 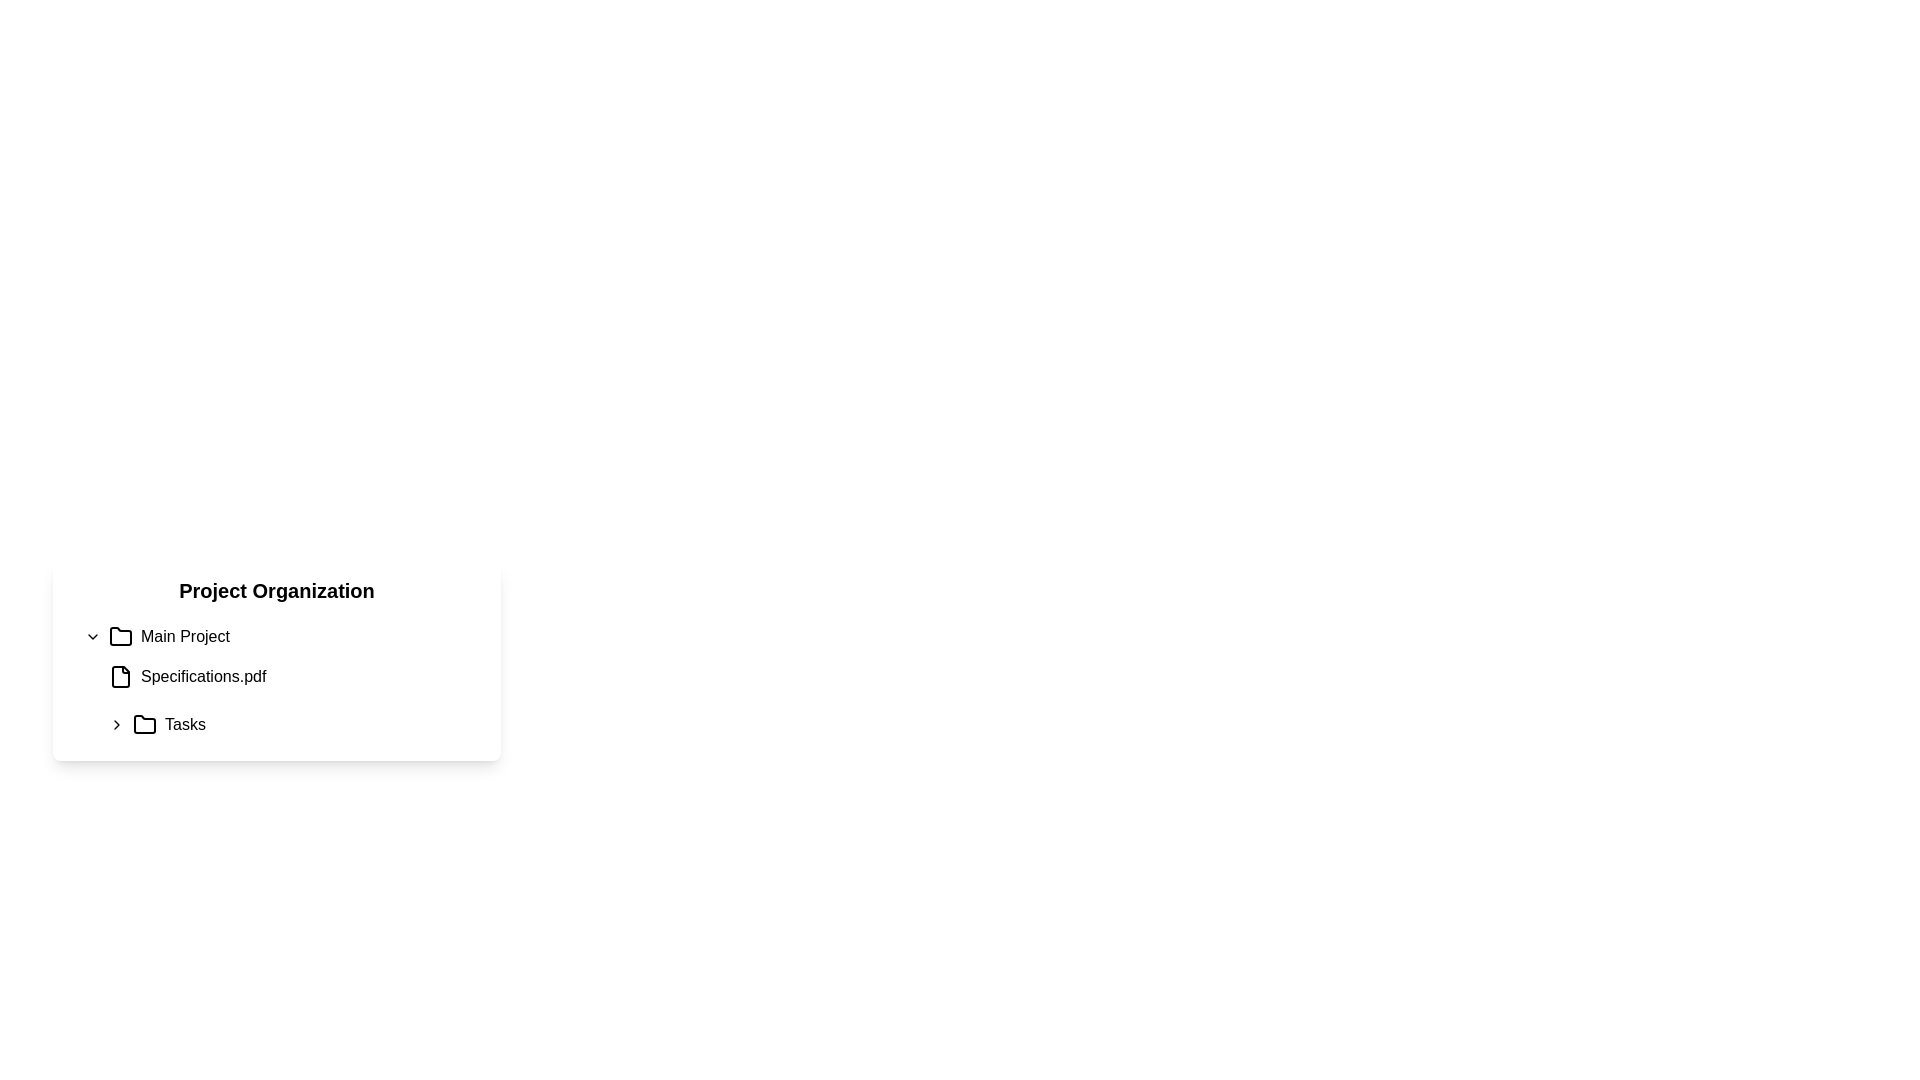 I want to click on the document file icon representing 'Specifications.pdf' located in the 'Main Project' directory to visually indicate its presence, so click(x=119, y=676).